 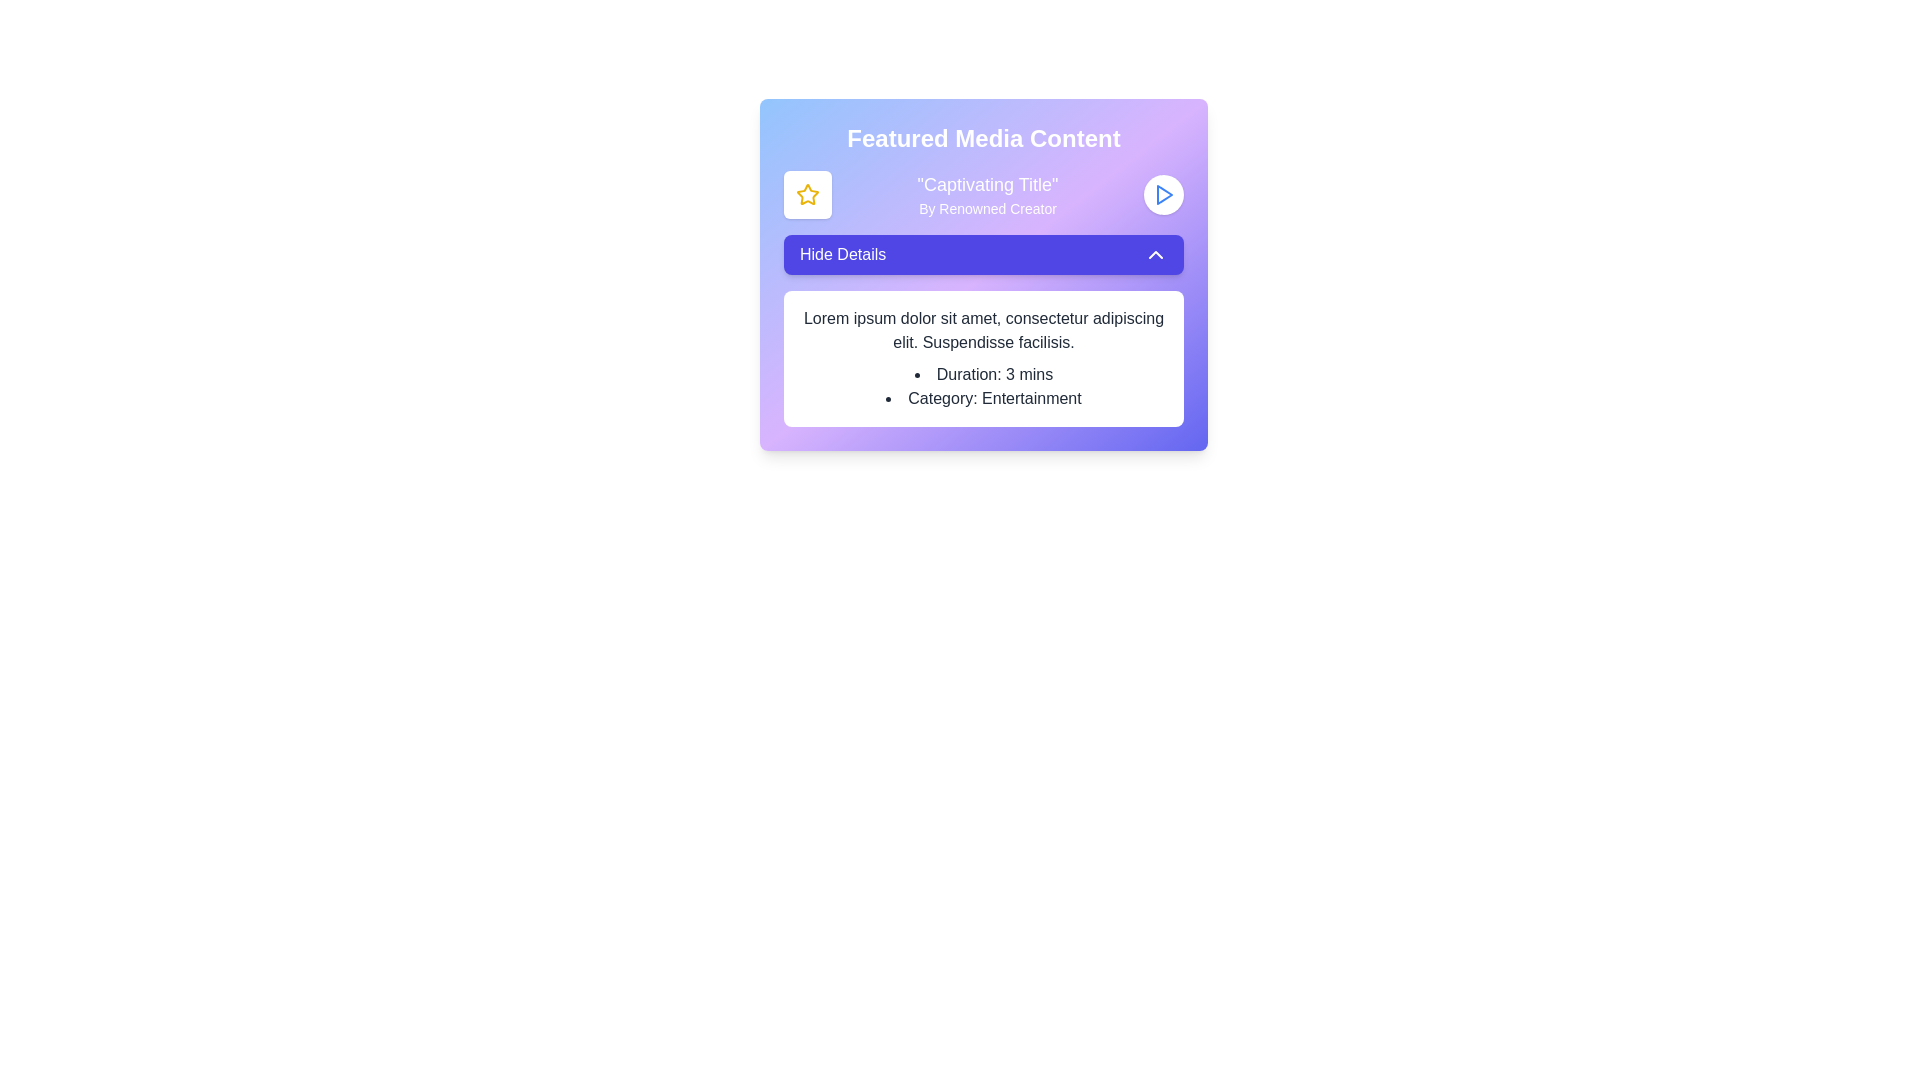 I want to click on the play button icon located in the header area of the 'Featured Media Content' card, so click(x=1163, y=195).